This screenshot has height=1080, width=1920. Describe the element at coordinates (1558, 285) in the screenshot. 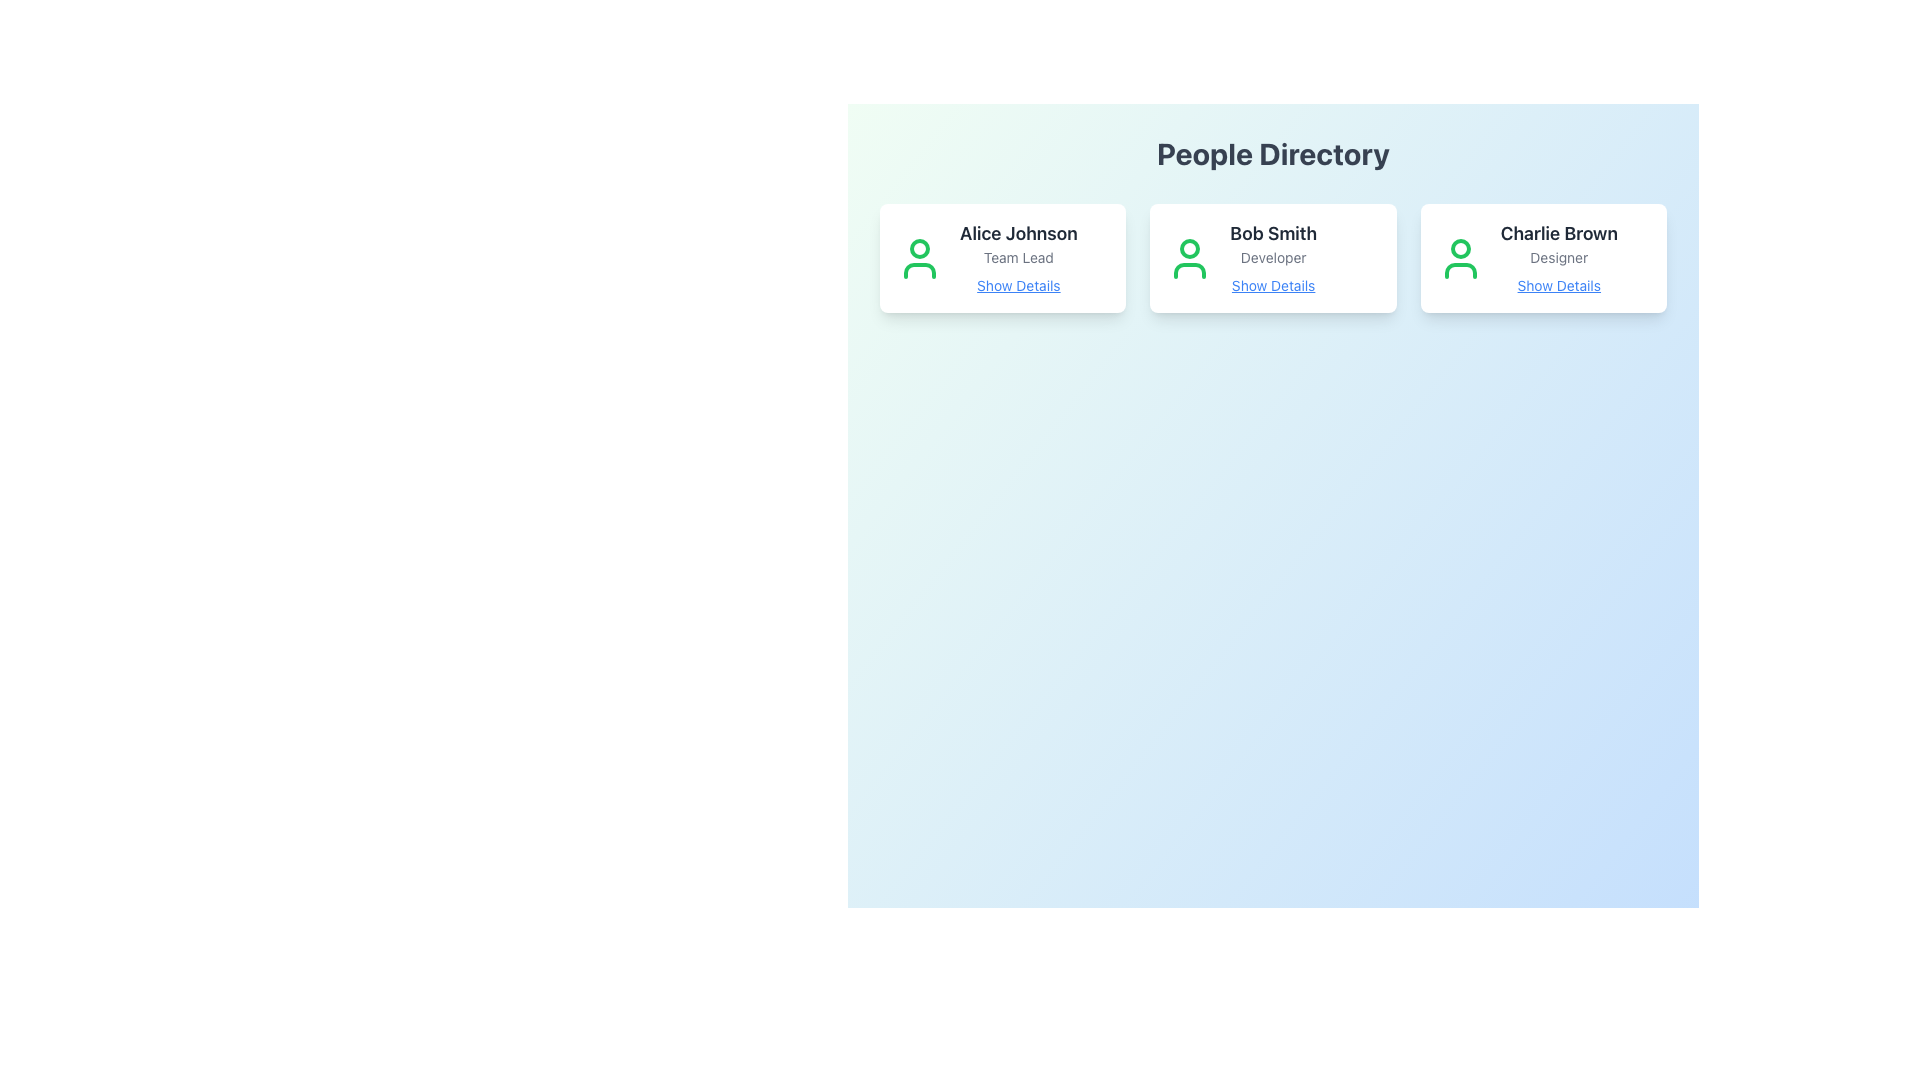

I see `the 'Show Details' hyperlink at the bottom of Charlie Brown's card to view the context menu` at that location.